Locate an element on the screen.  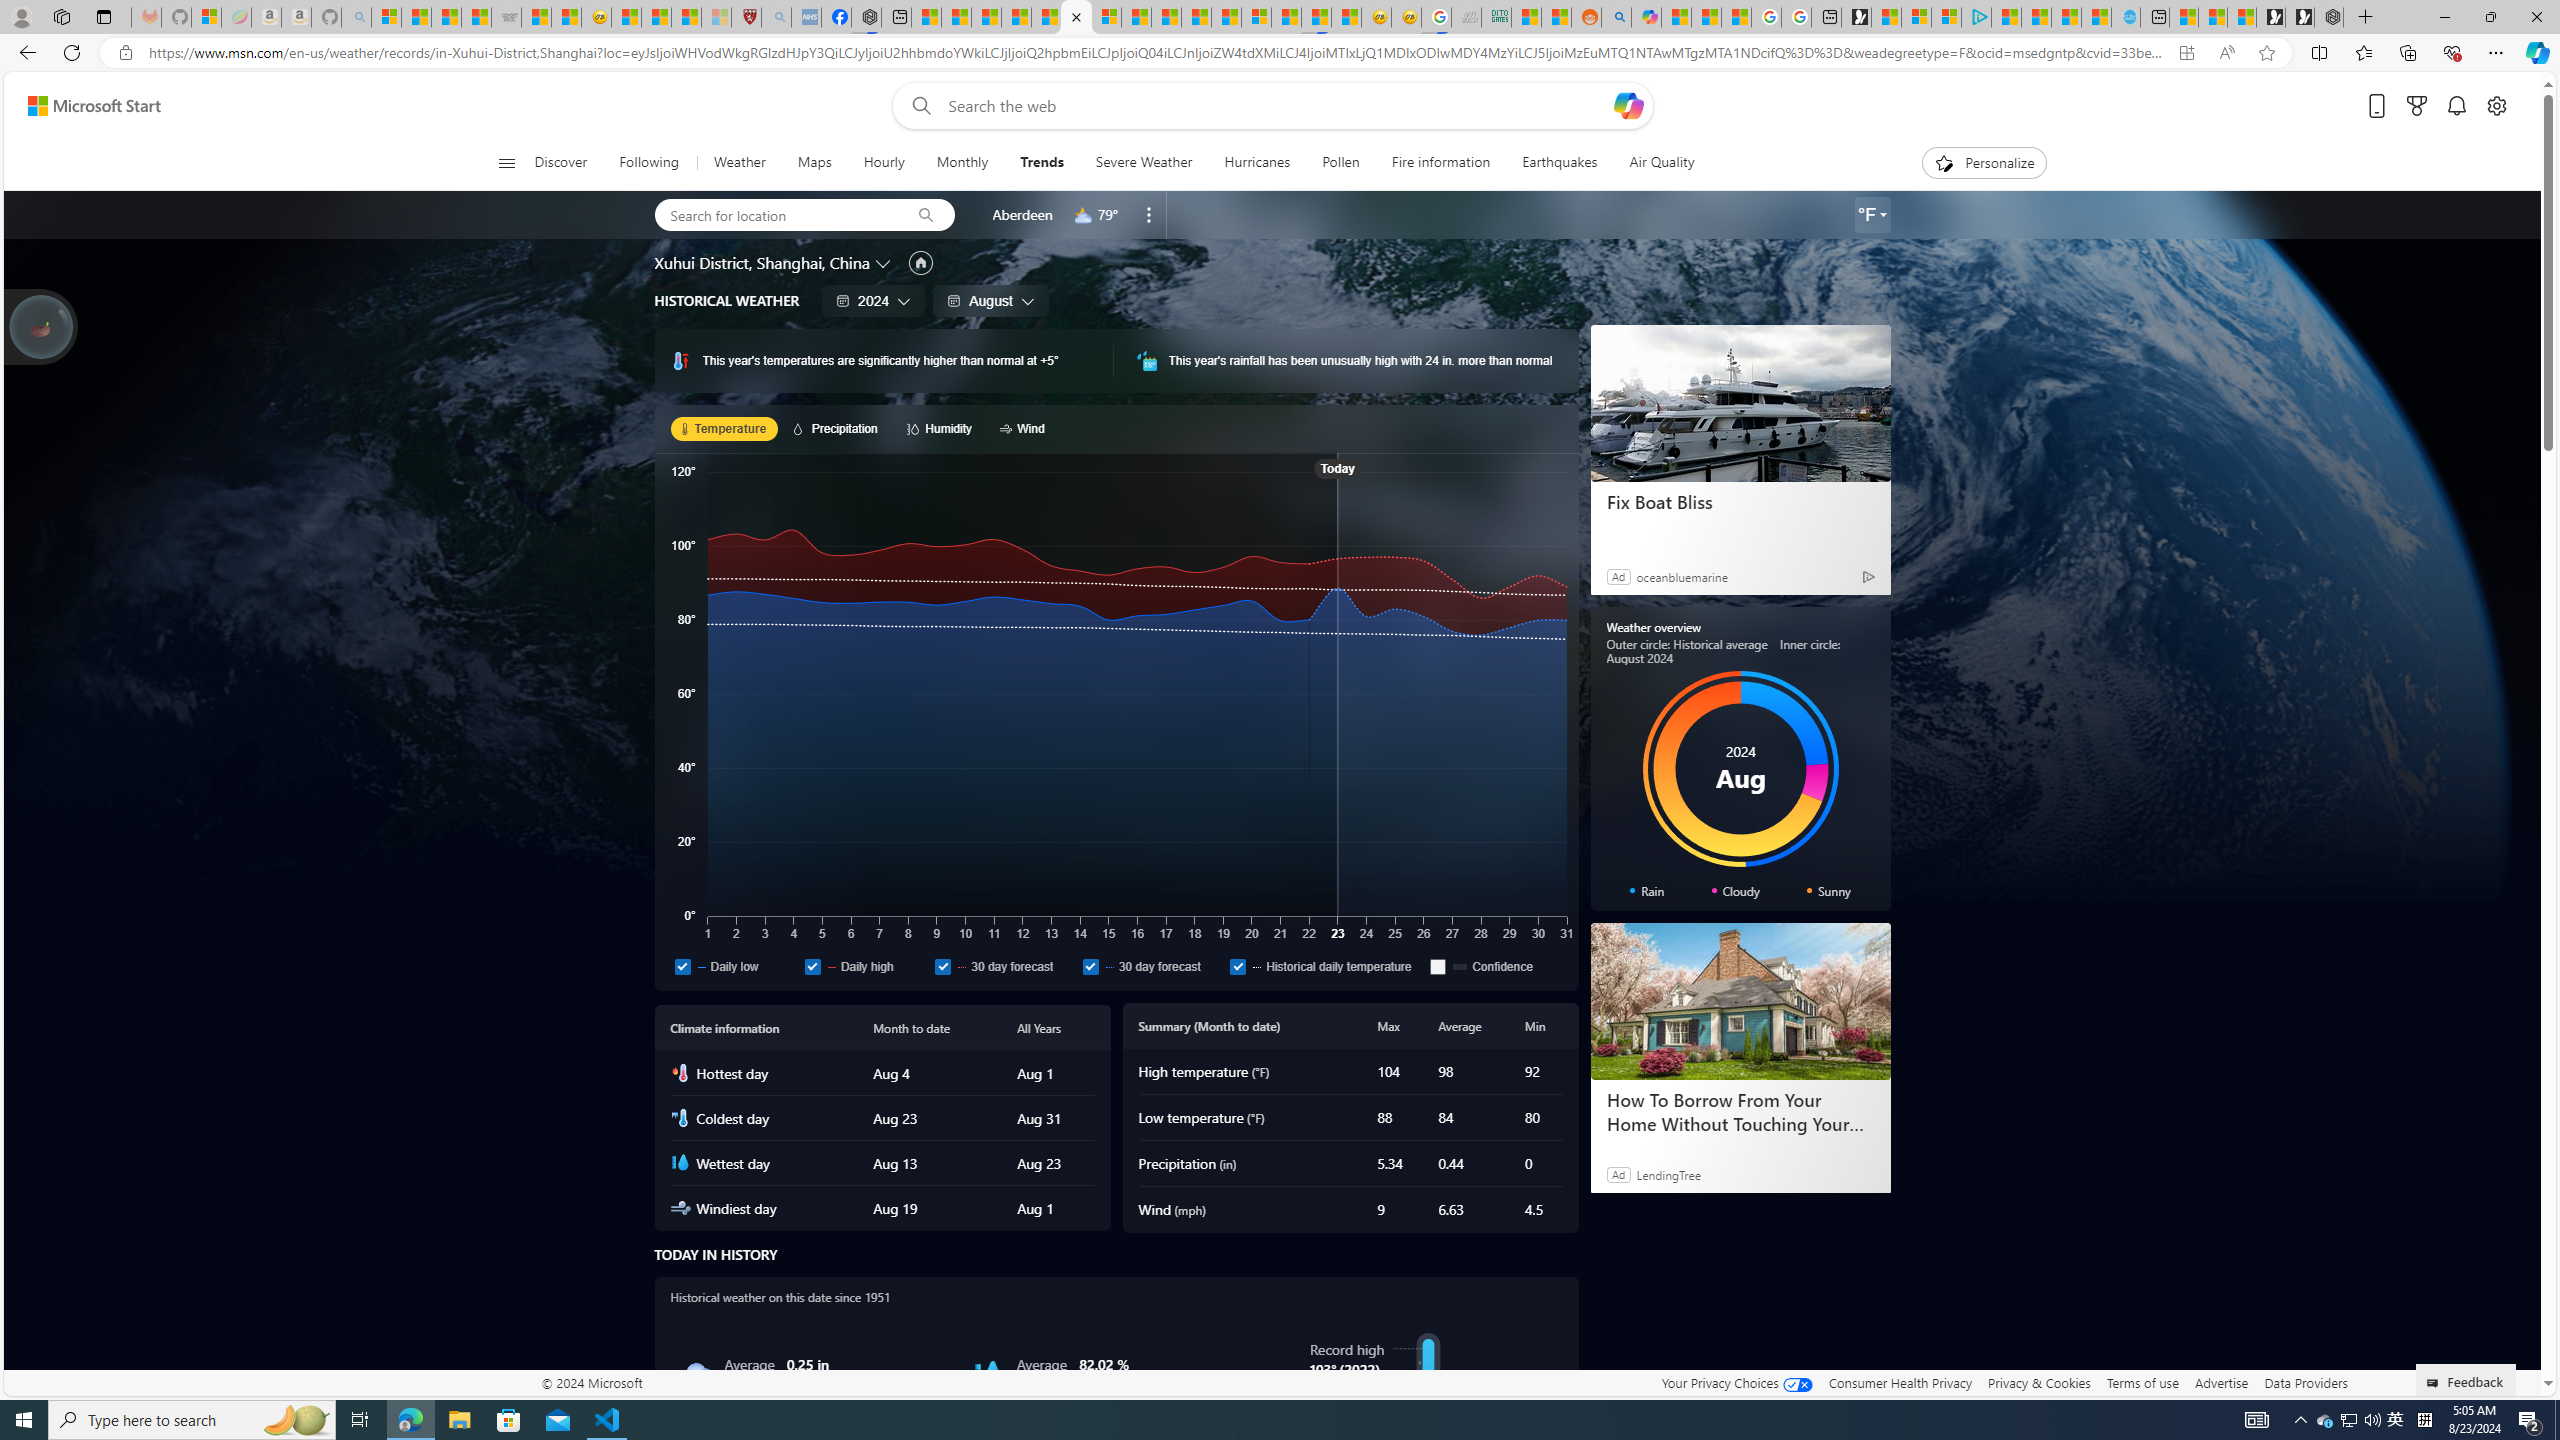
'Terms of use' is located at coordinates (2141, 1382).